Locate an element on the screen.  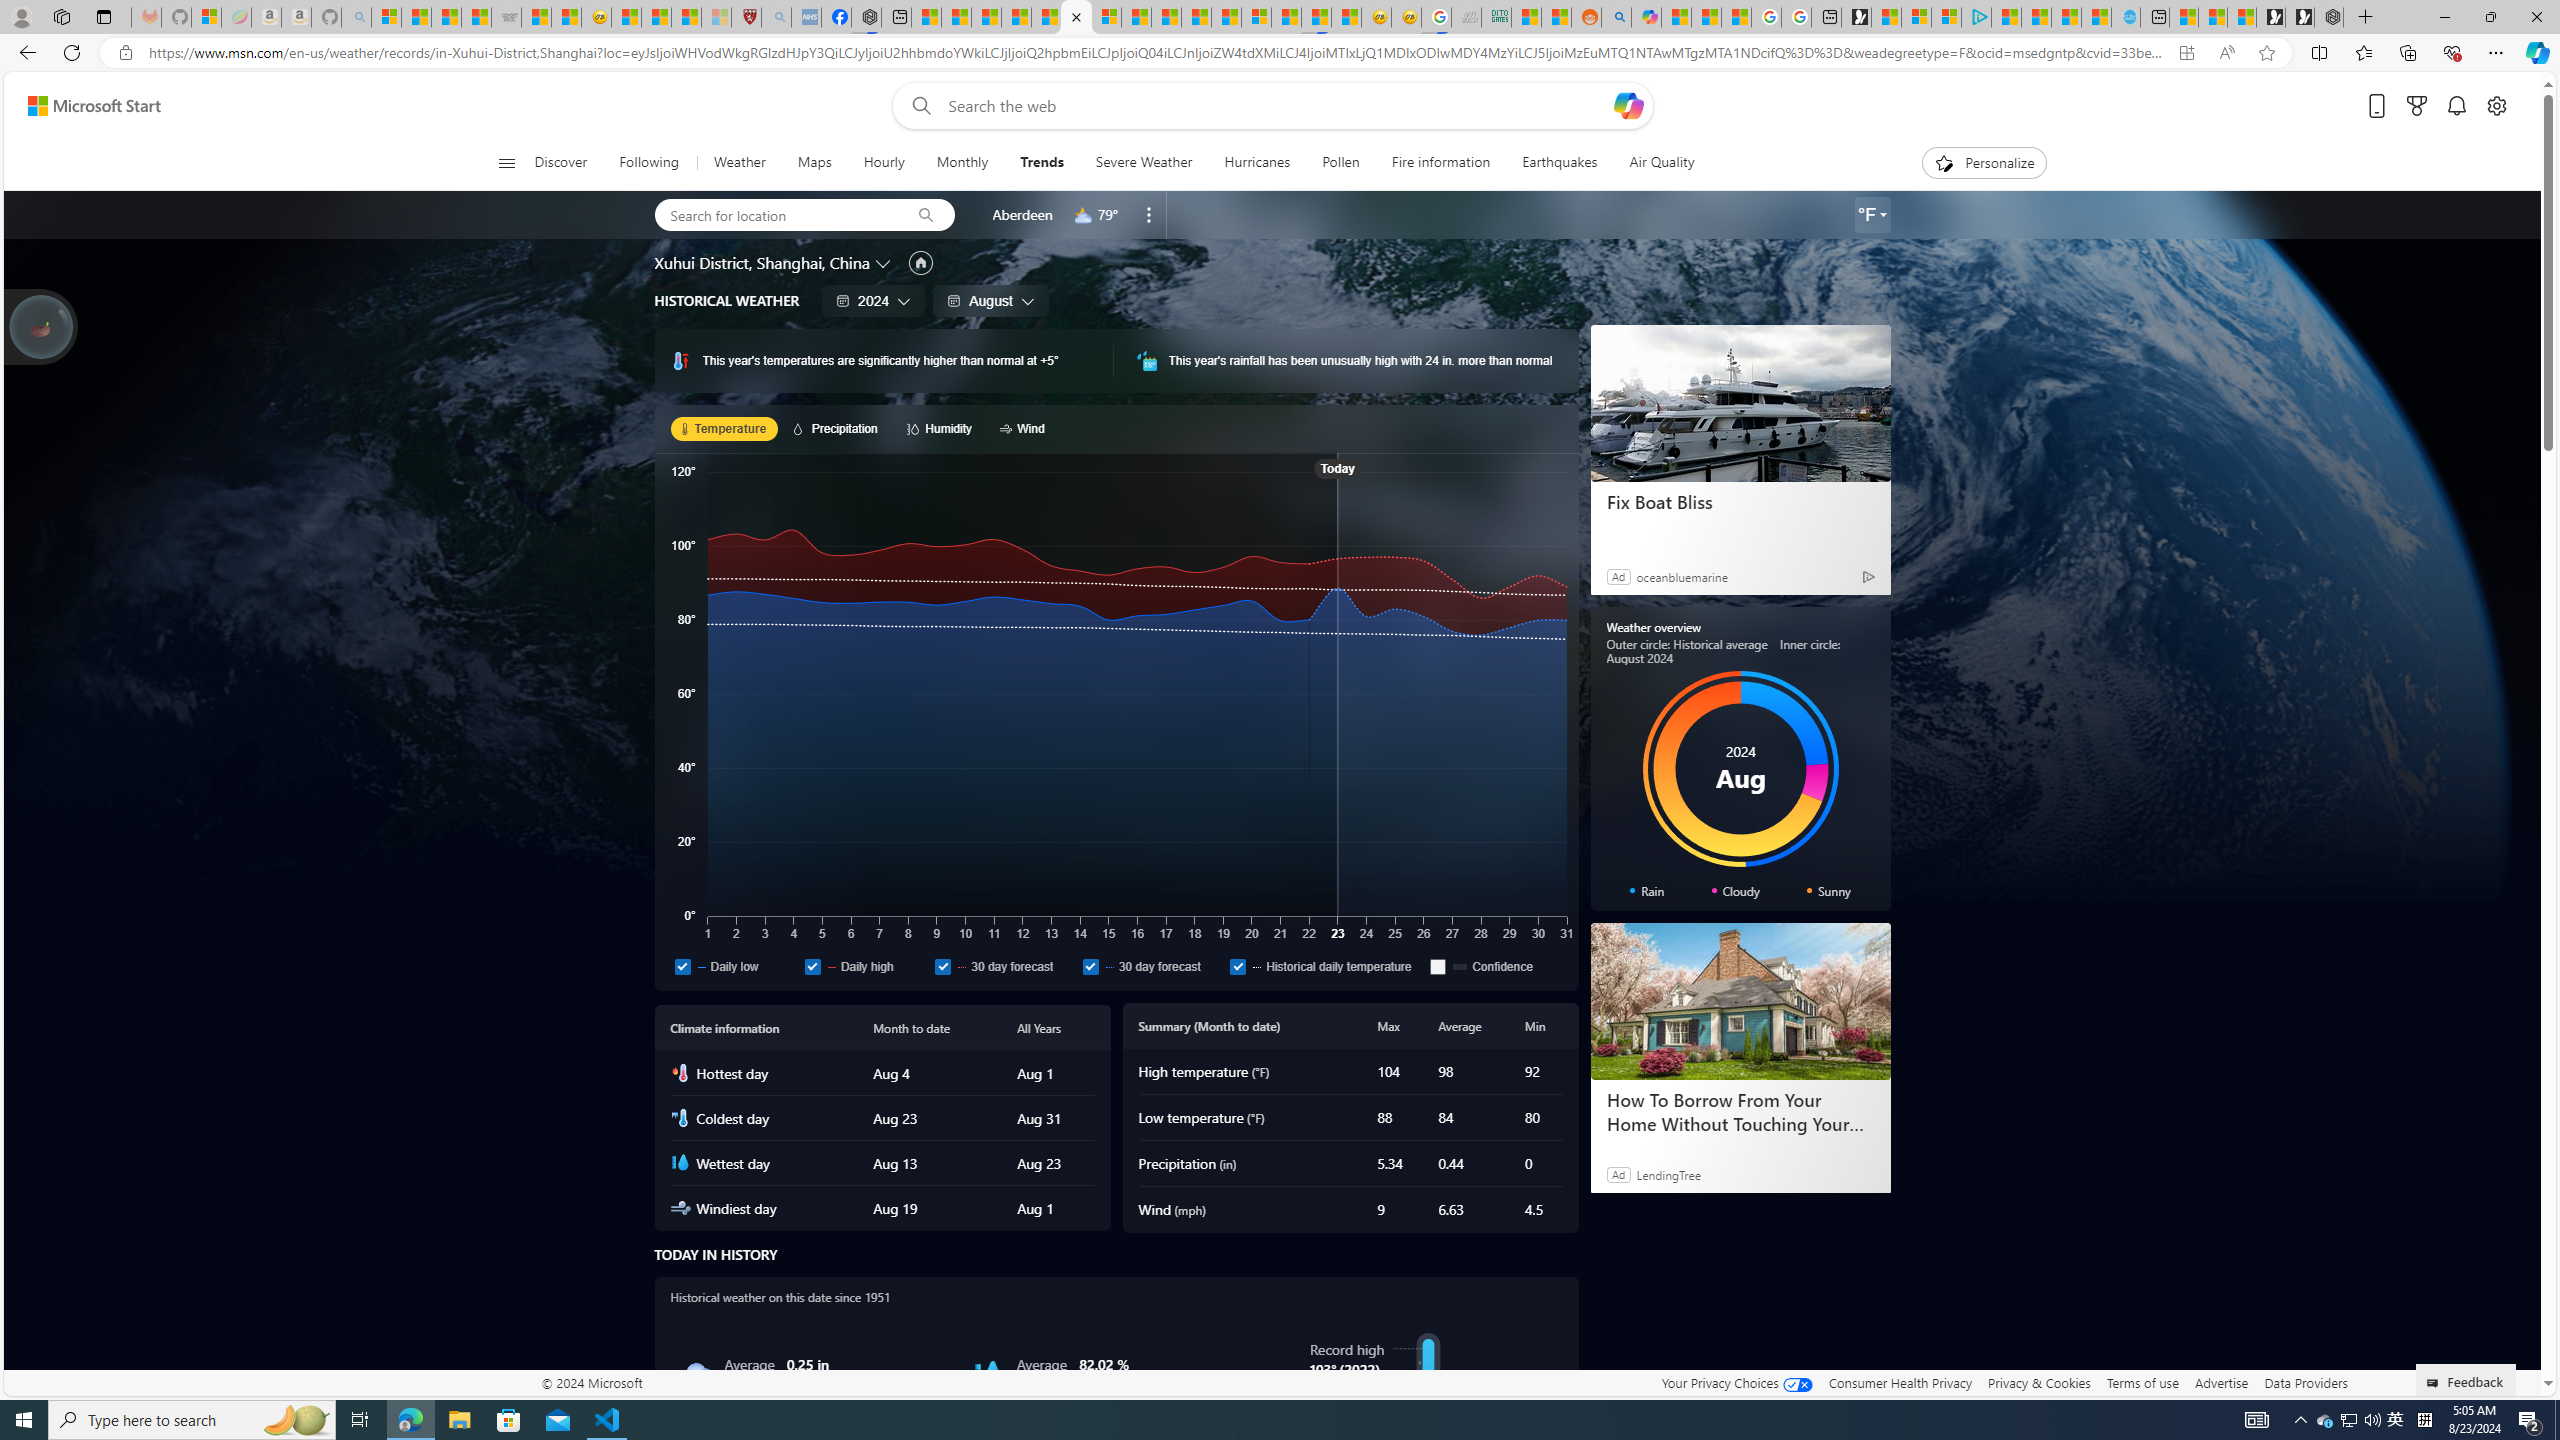
'Terms of use' is located at coordinates (2141, 1382).